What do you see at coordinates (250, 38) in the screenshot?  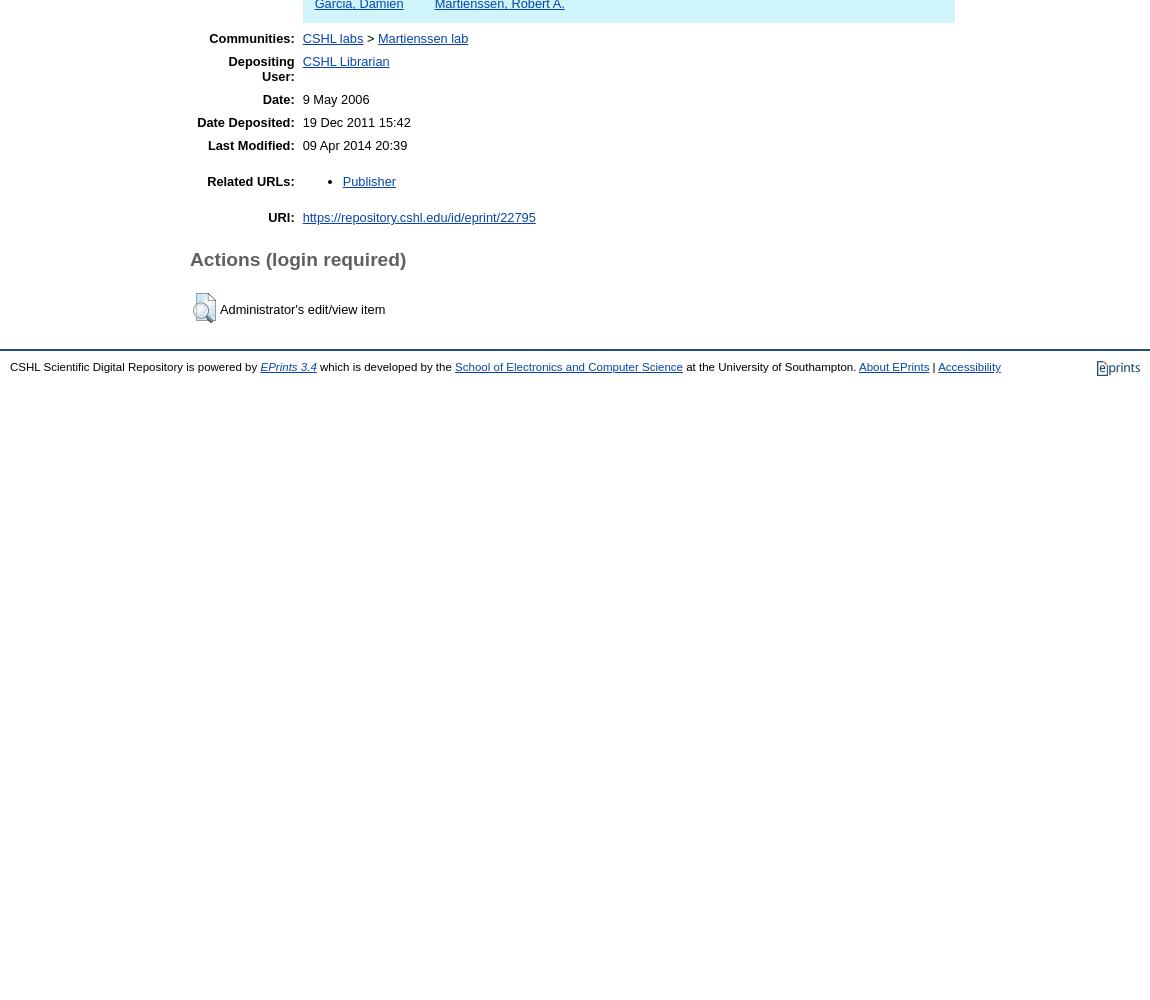 I see `'Communities:'` at bounding box center [250, 38].